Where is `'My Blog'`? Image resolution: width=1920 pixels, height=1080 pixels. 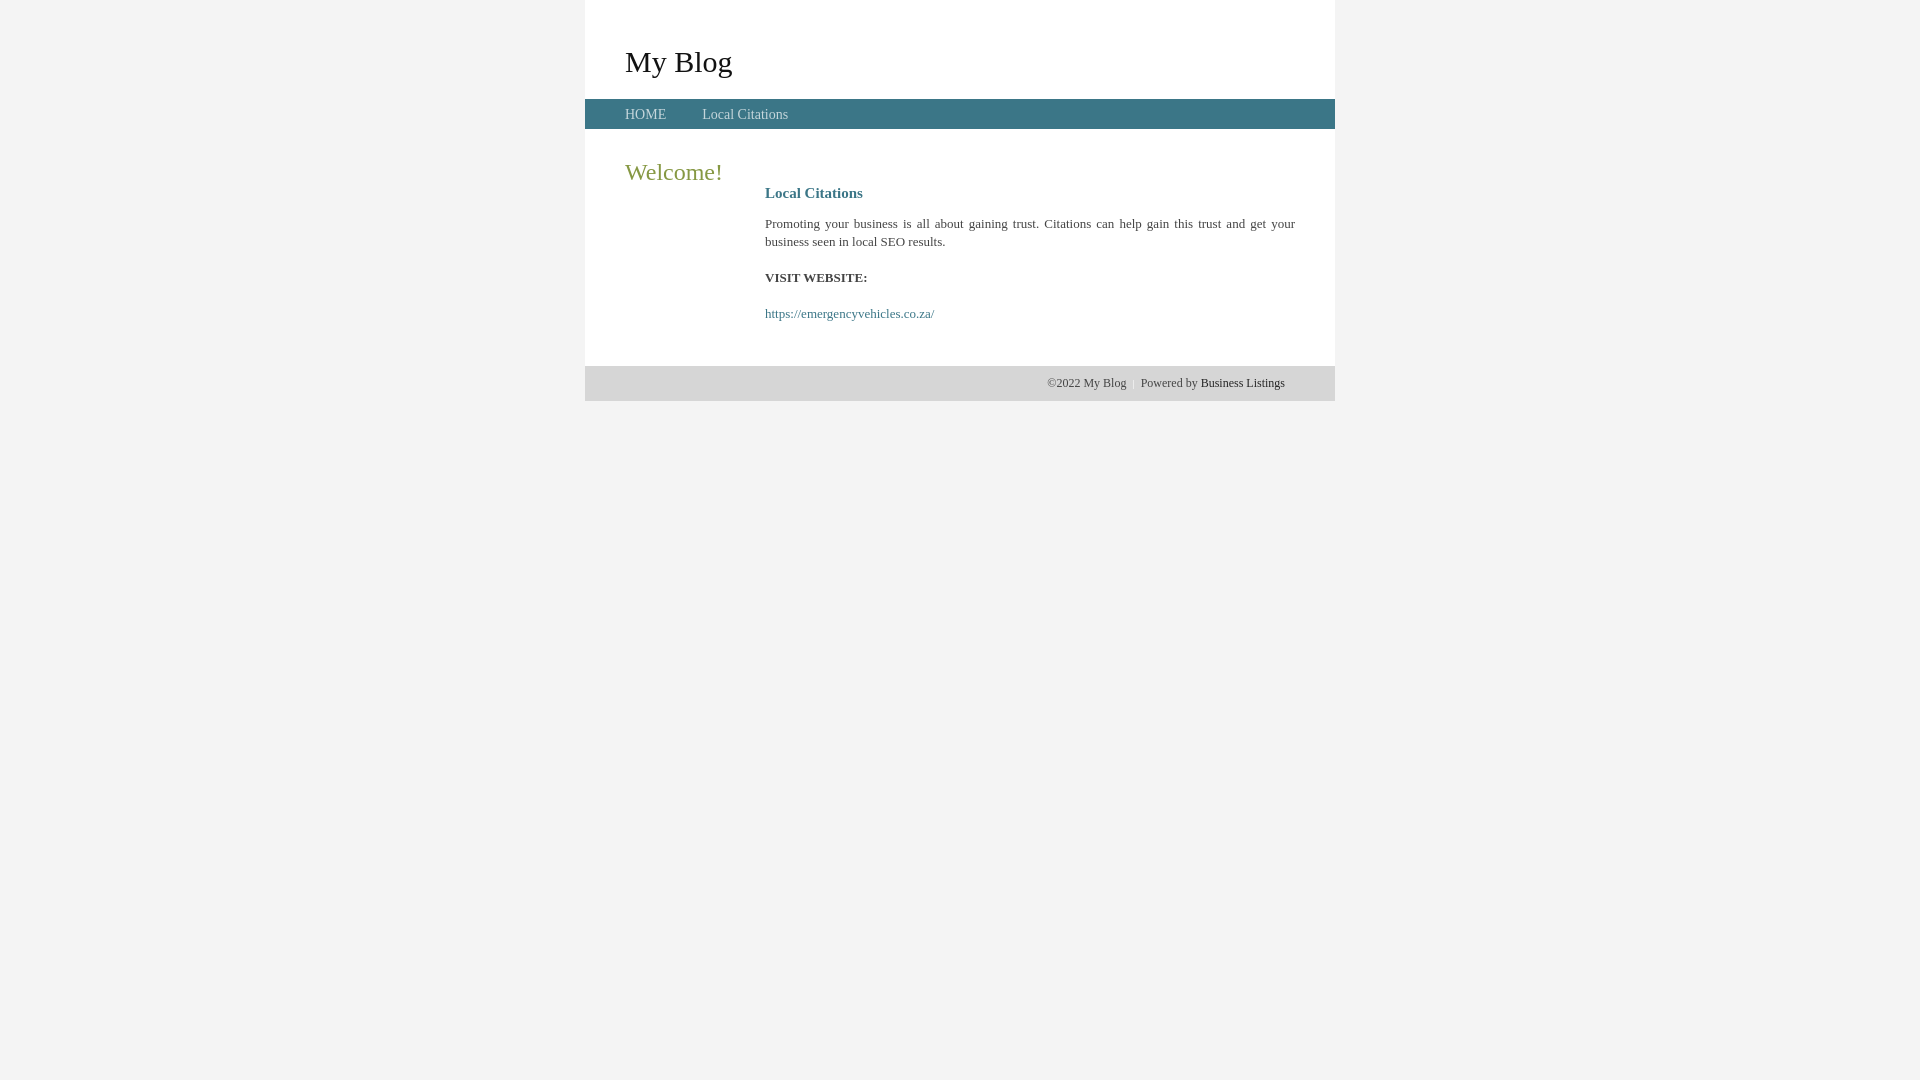
'My Blog' is located at coordinates (678, 60).